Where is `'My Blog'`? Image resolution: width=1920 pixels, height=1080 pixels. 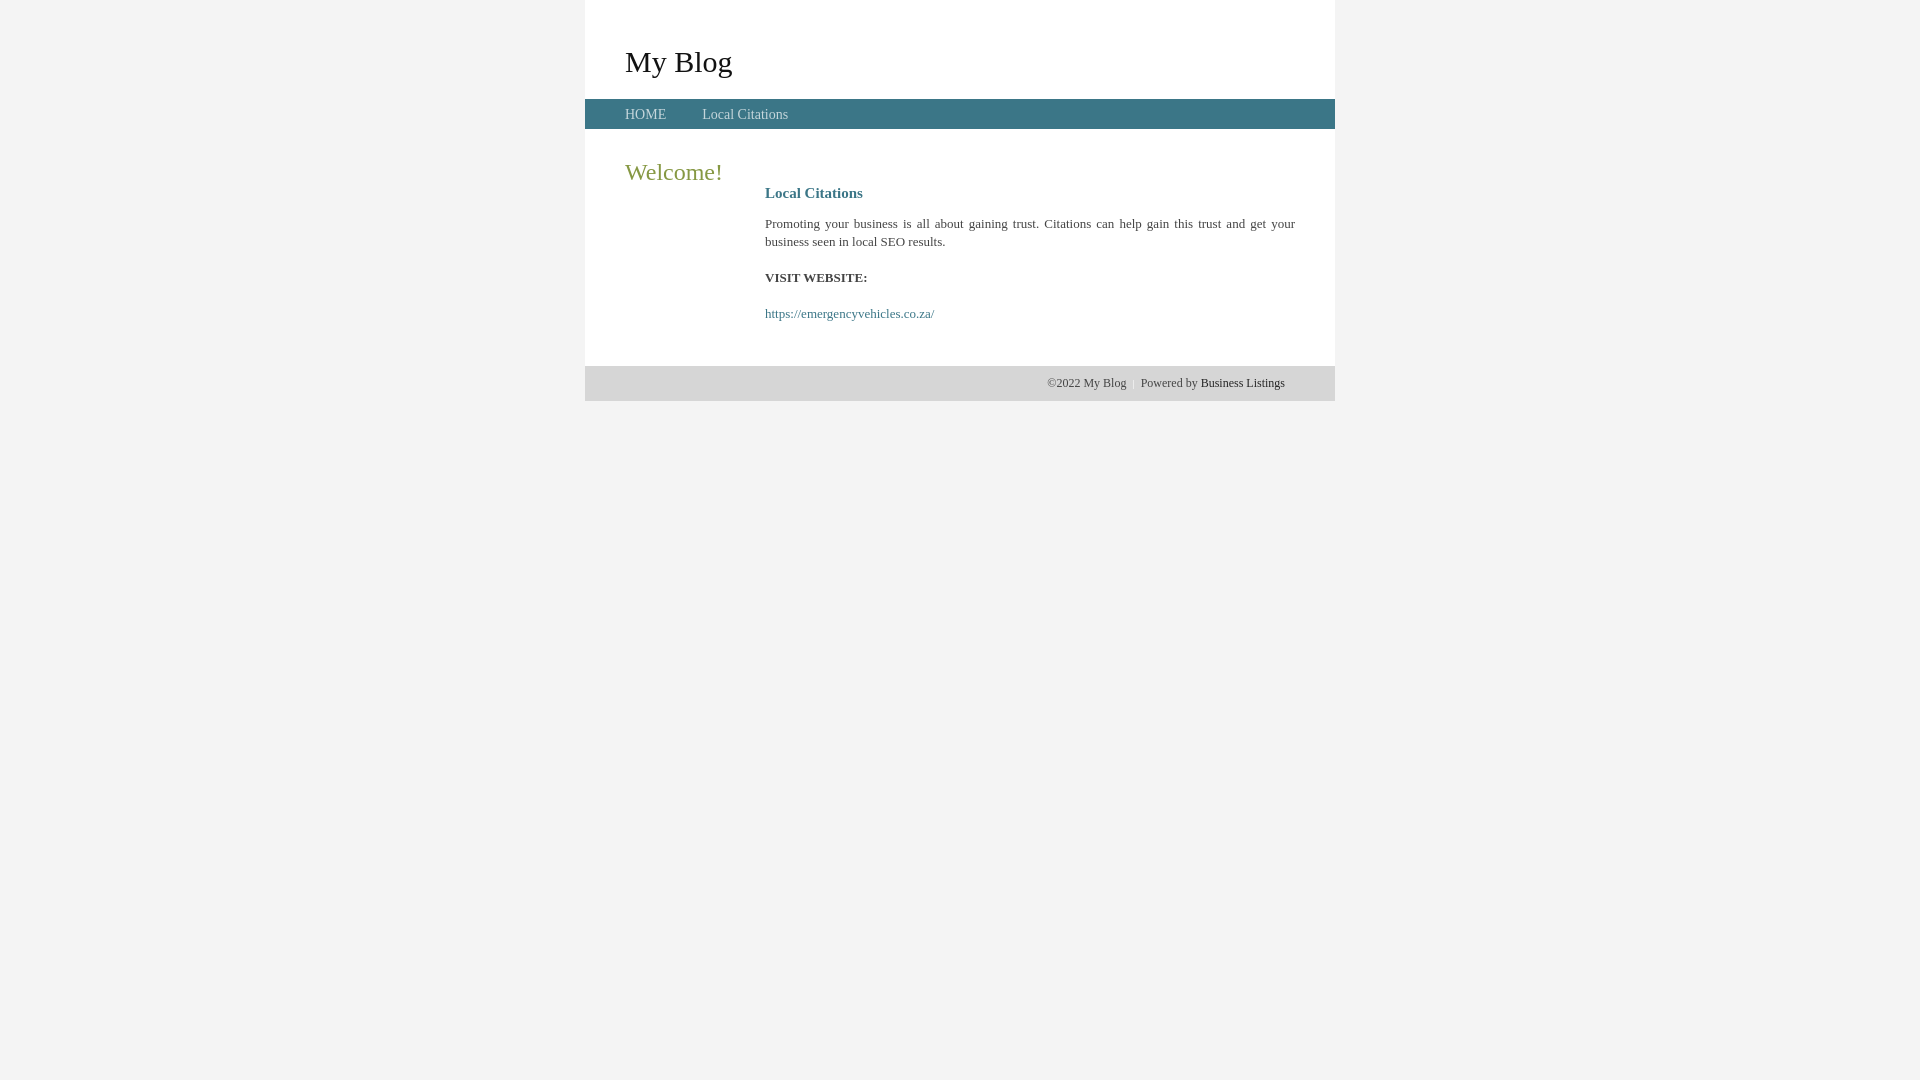
'My Blog' is located at coordinates (678, 60).